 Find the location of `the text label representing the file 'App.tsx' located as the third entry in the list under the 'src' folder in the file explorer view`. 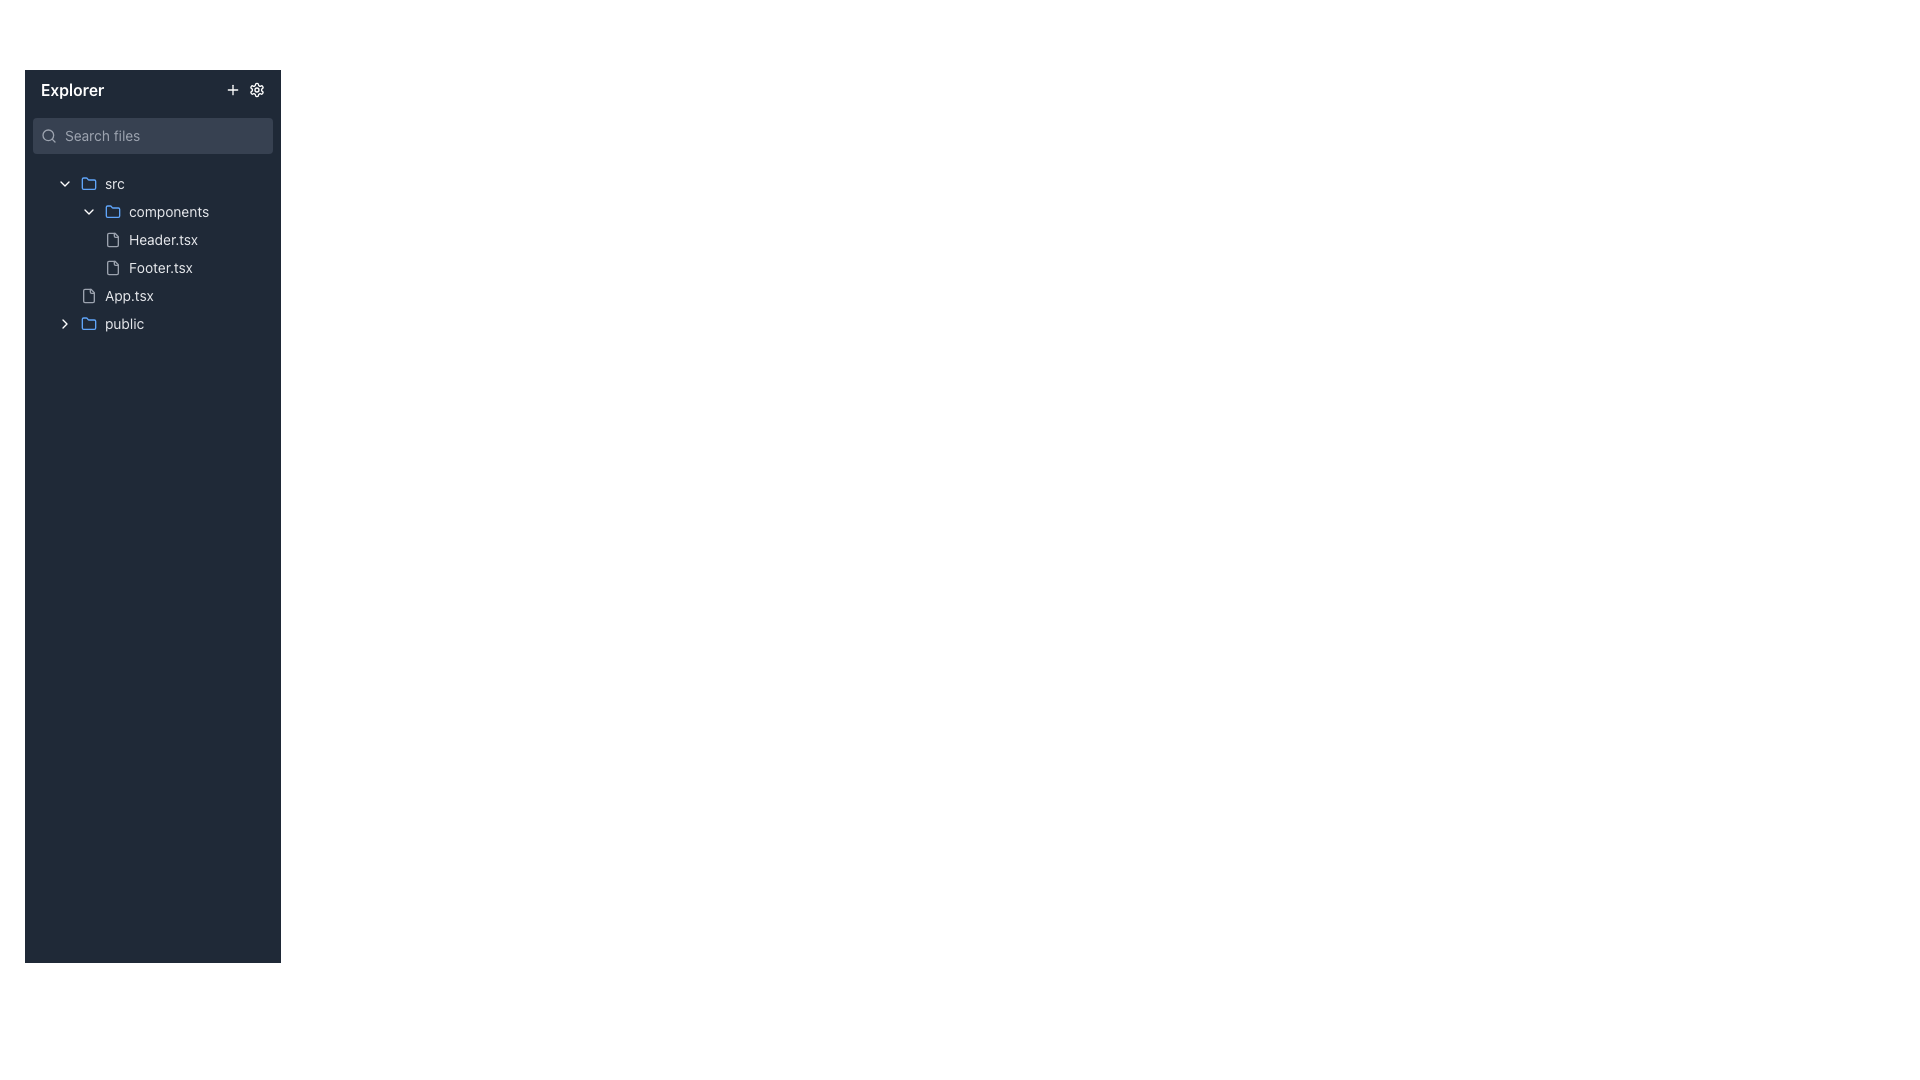

the text label representing the file 'App.tsx' located as the third entry in the list under the 'src' folder in the file explorer view is located at coordinates (128, 296).